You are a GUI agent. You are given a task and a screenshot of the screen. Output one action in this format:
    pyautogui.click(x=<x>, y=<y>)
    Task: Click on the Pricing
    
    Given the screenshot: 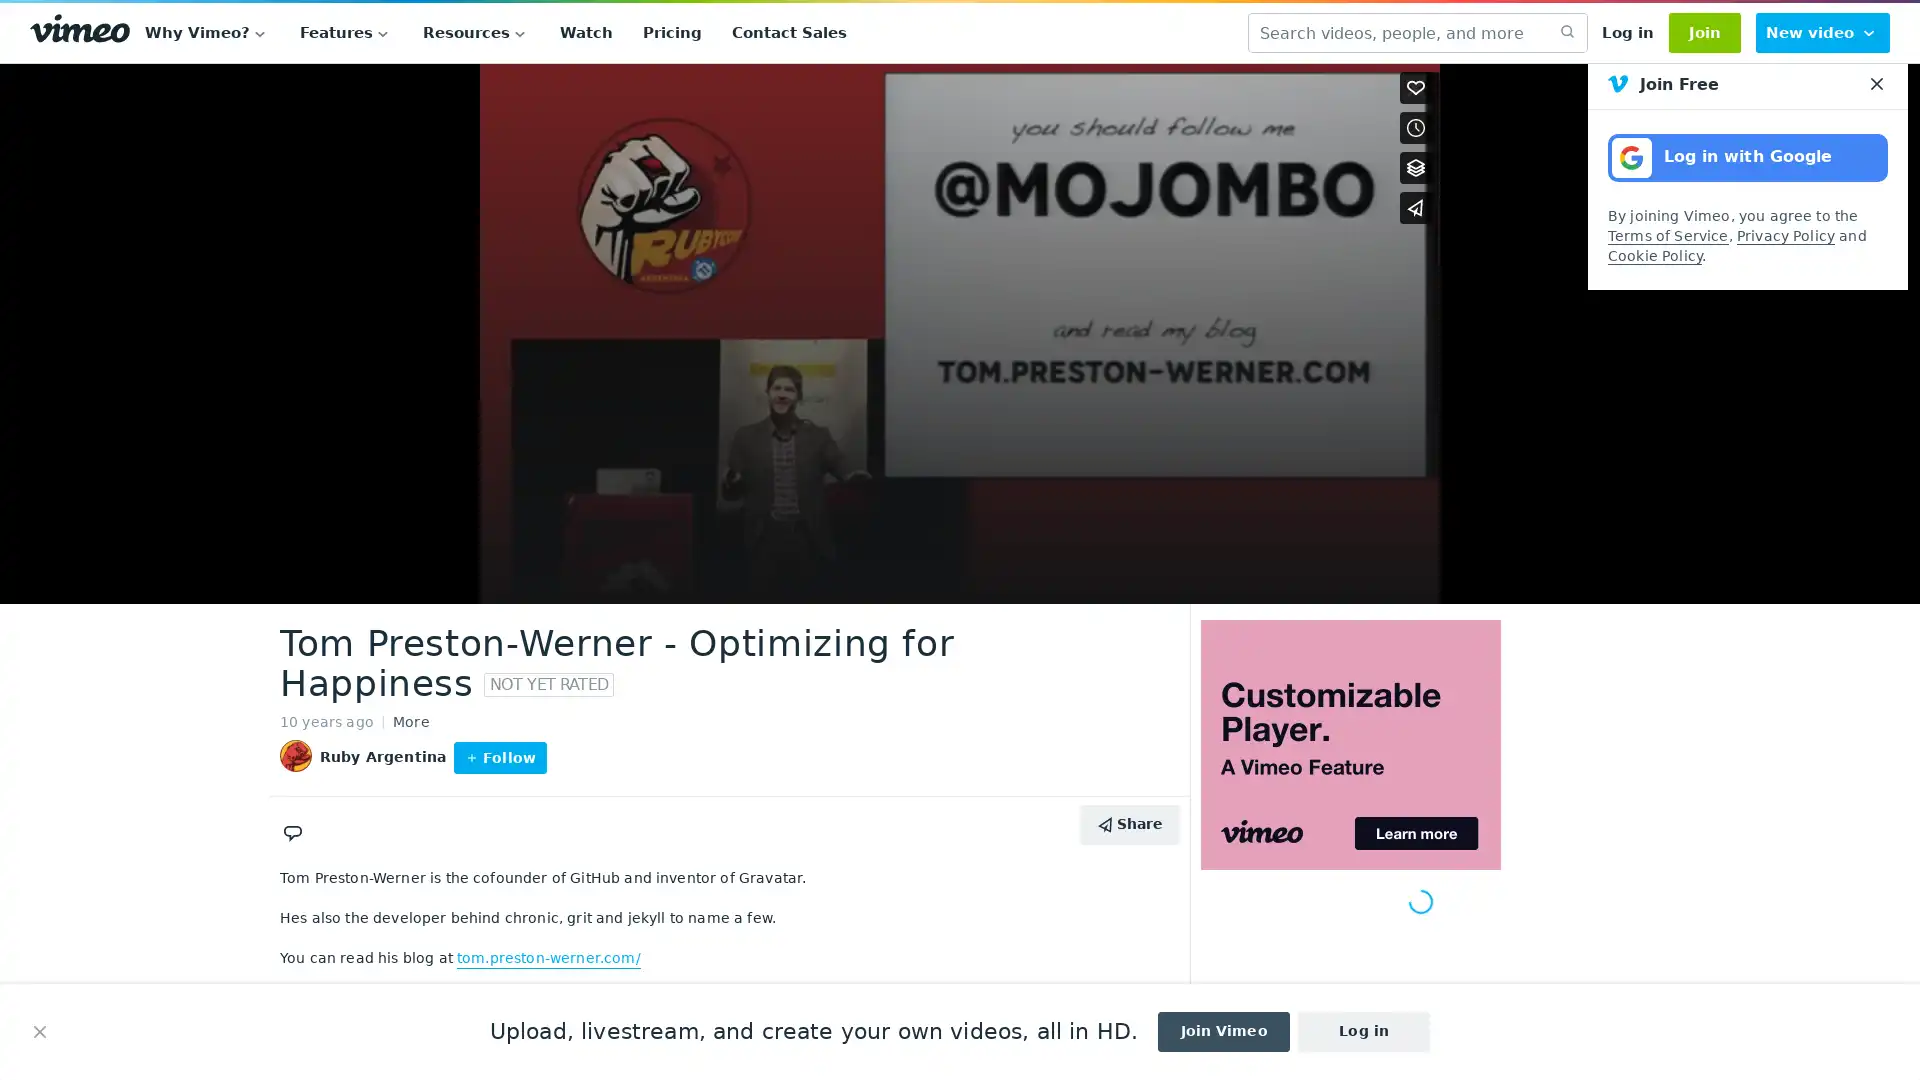 What is the action you would take?
    pyautogui.click(x=672, y=33)
    